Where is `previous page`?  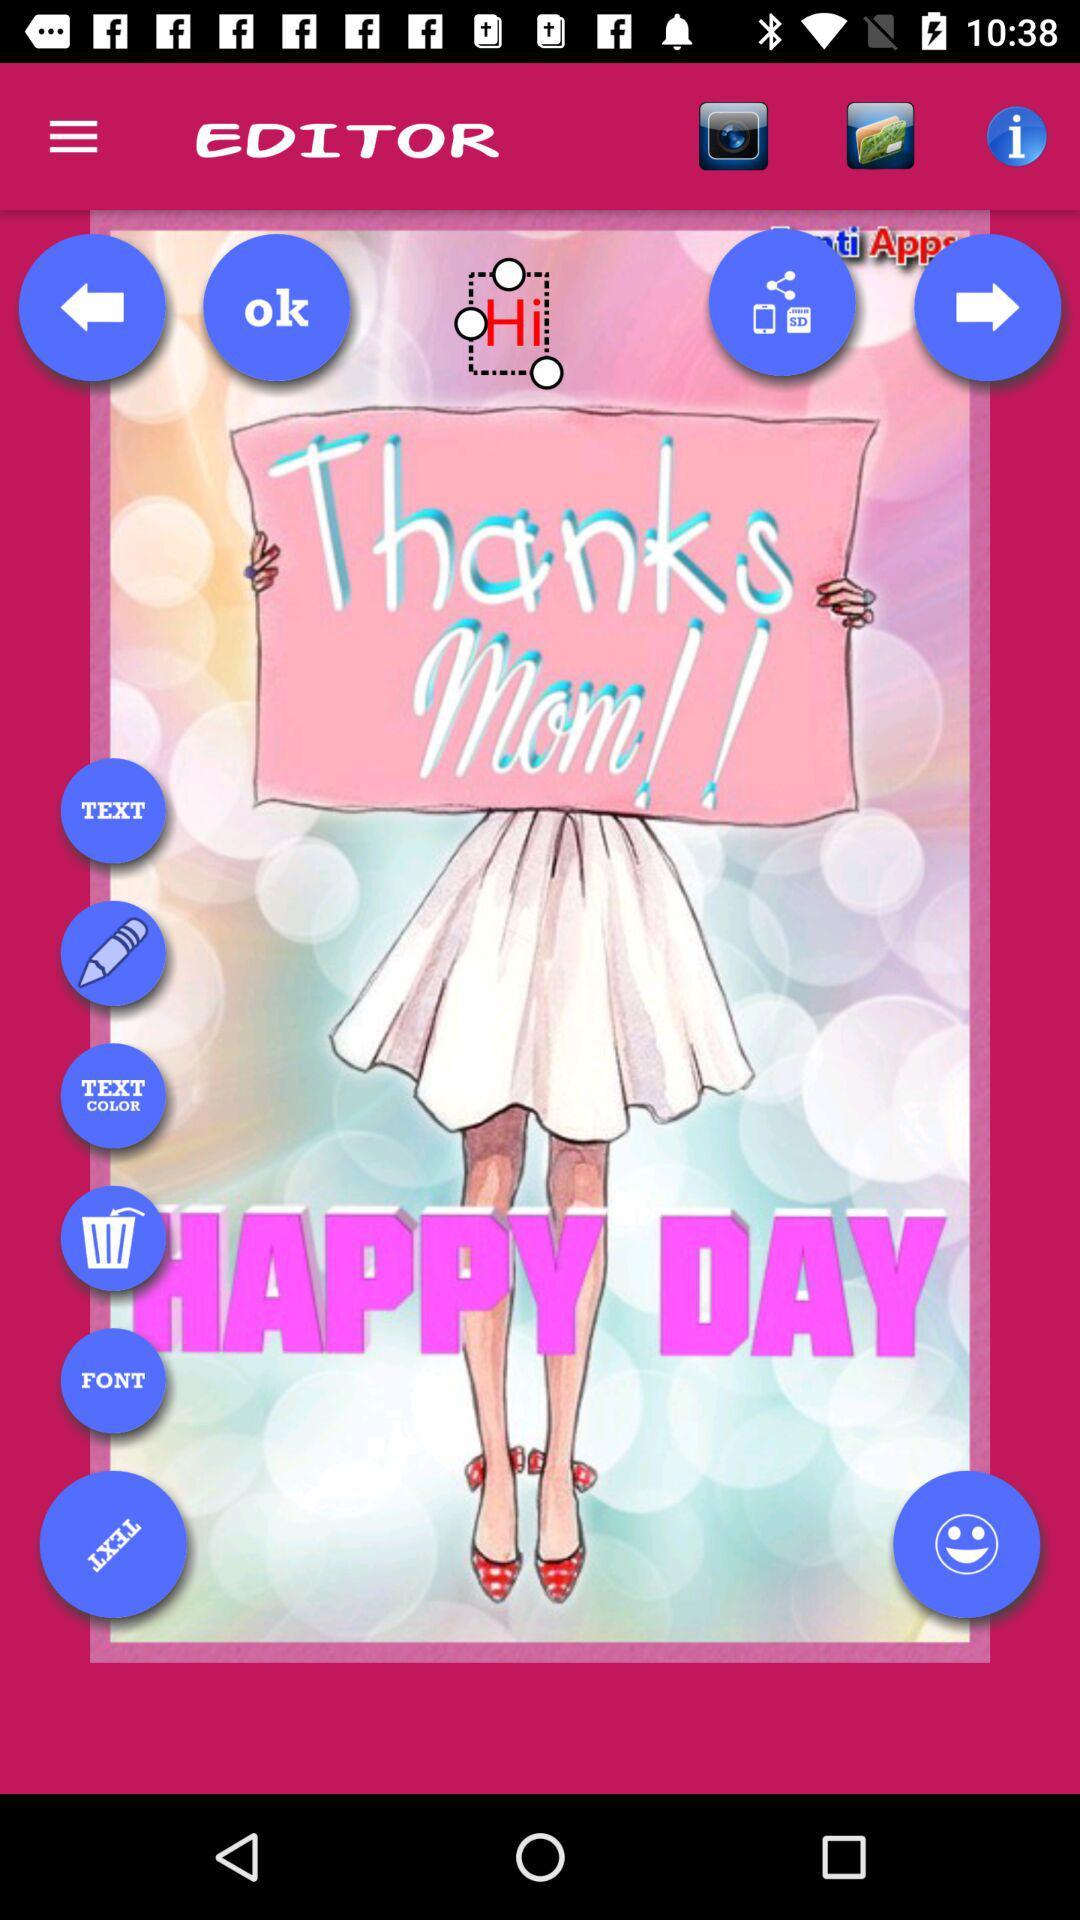 previous page is located at coordinates (92, 306).